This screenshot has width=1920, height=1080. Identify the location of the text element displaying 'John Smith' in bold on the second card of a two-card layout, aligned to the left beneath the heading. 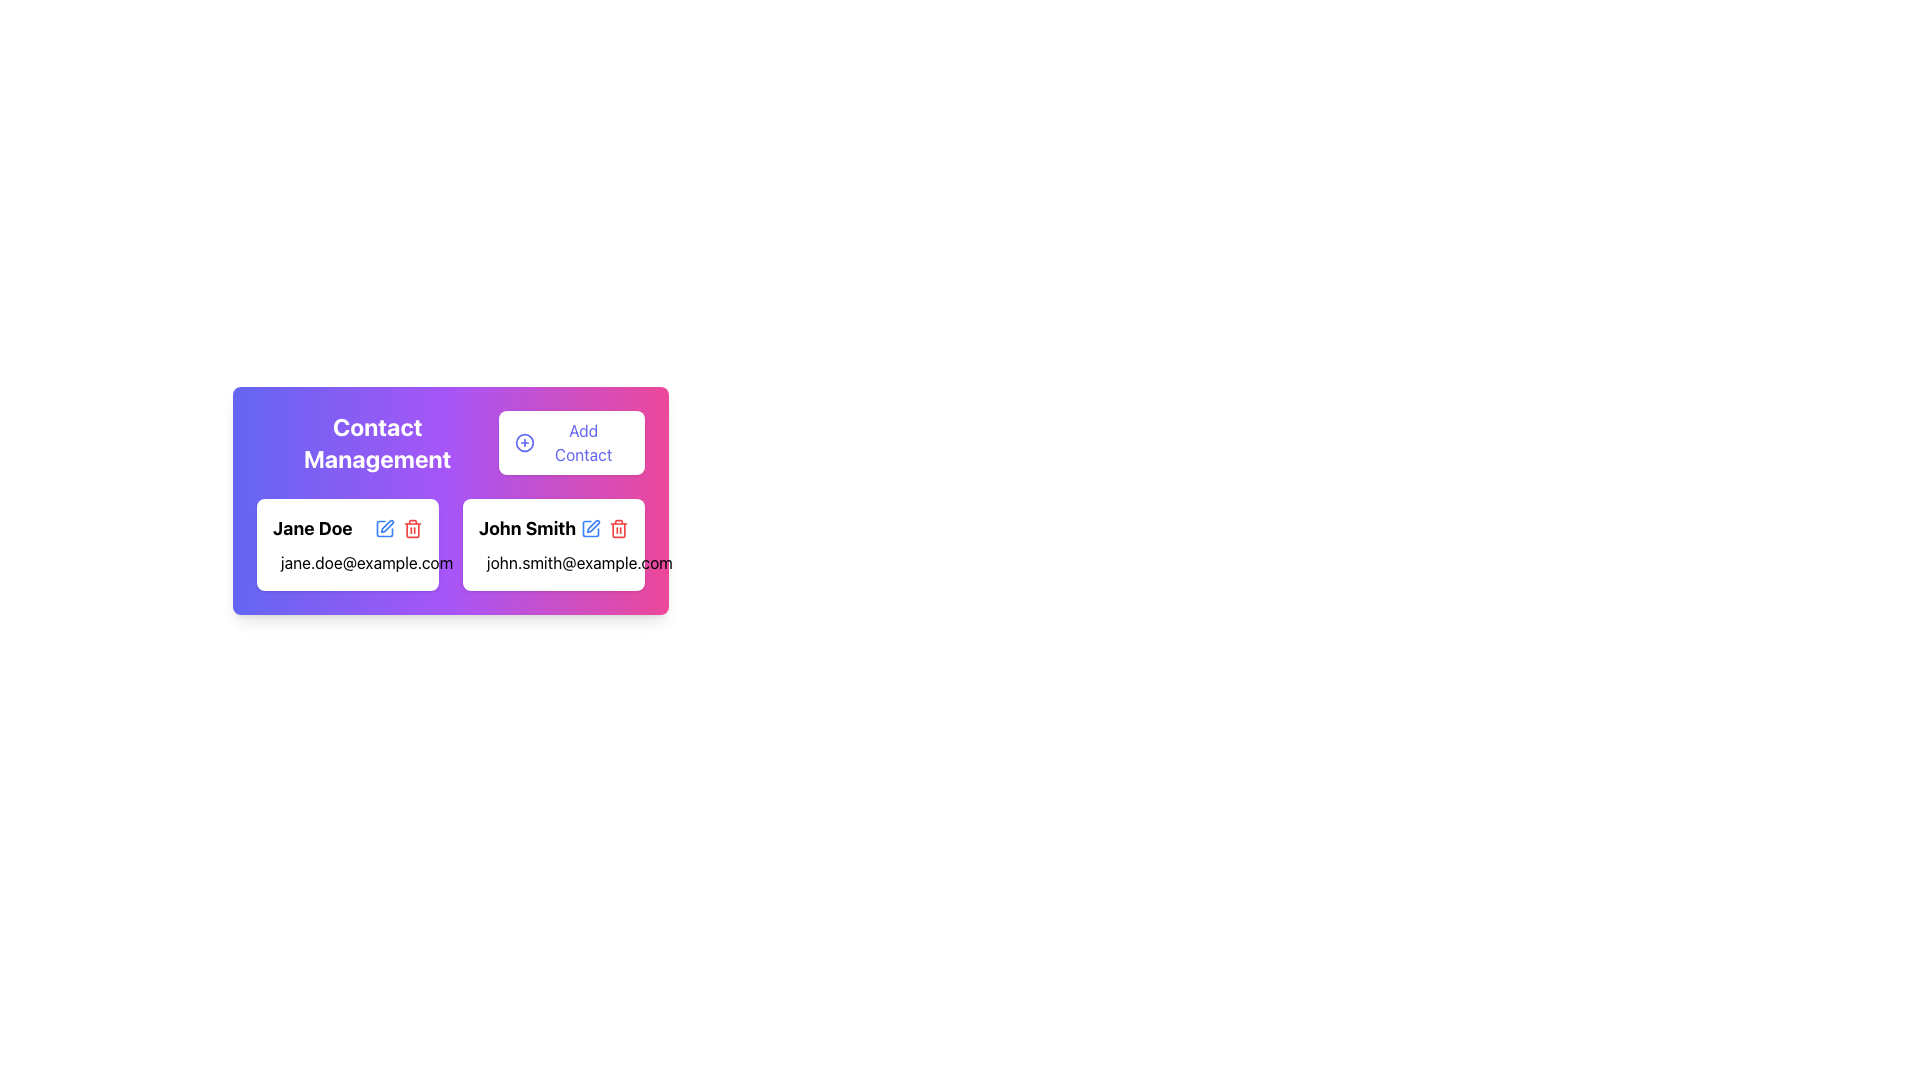
(527, 527).